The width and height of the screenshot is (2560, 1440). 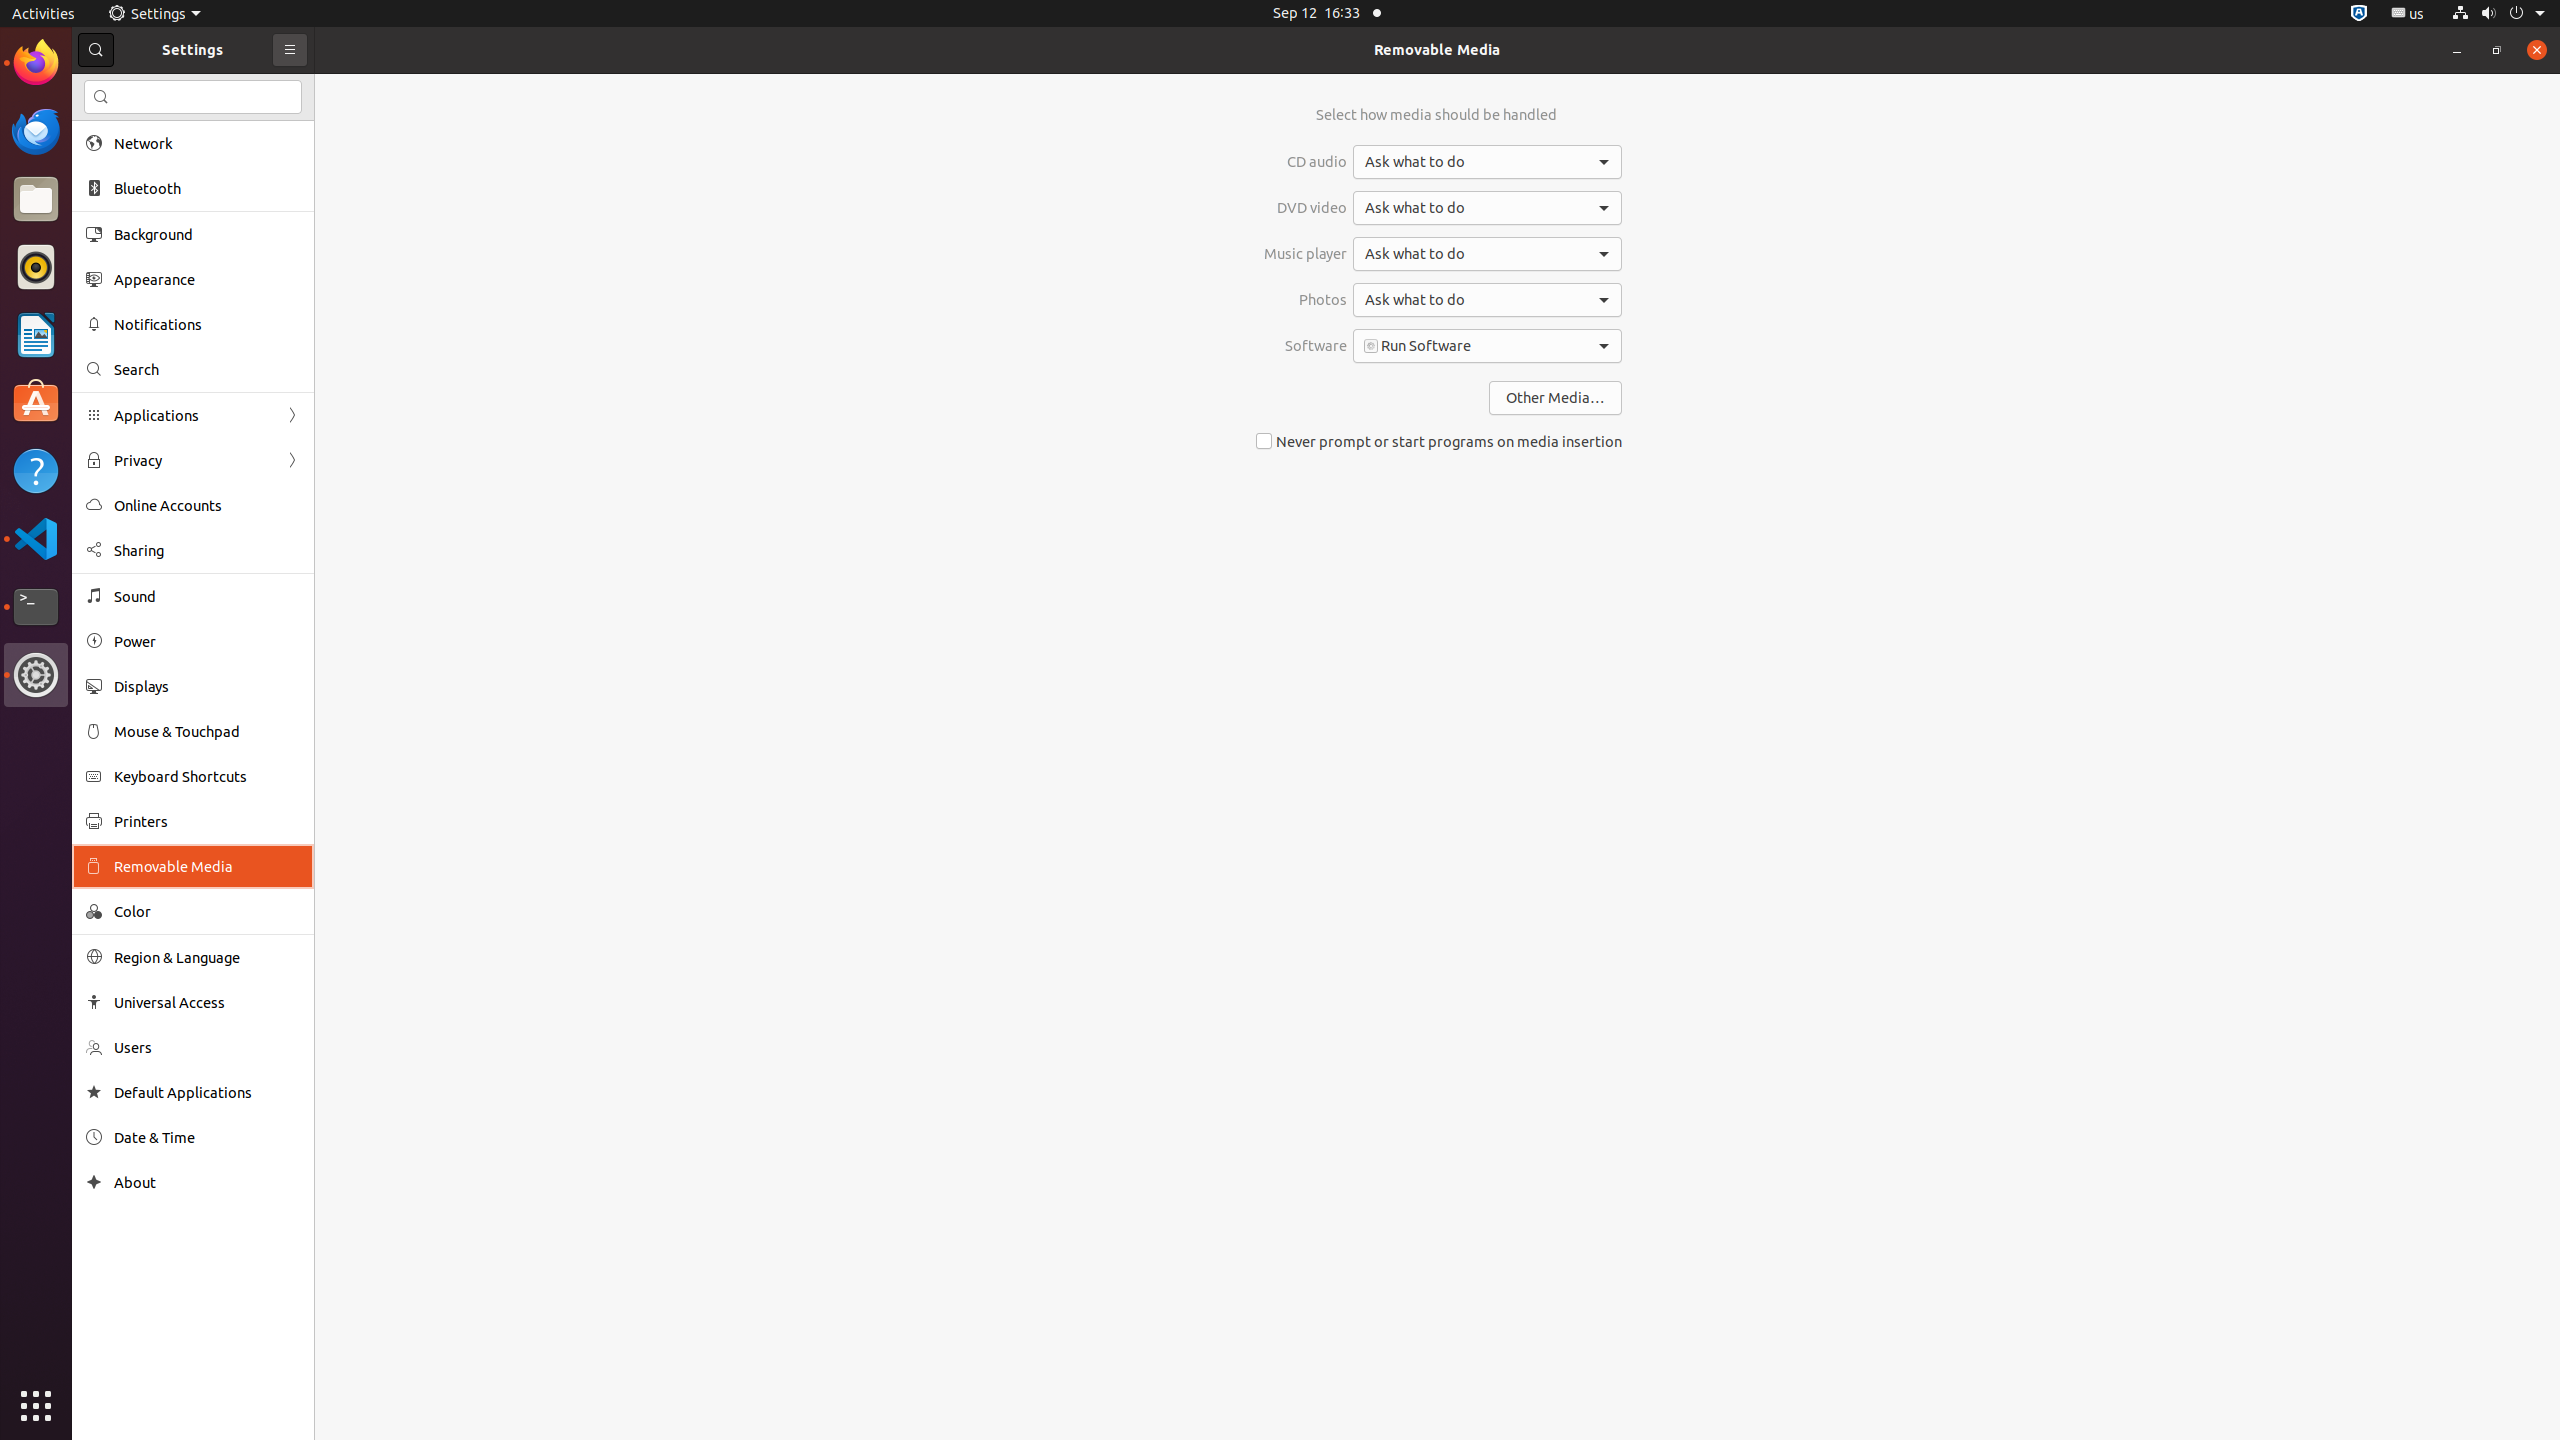 I want to click on 'Date & Time', so click(x=207, y=1137).